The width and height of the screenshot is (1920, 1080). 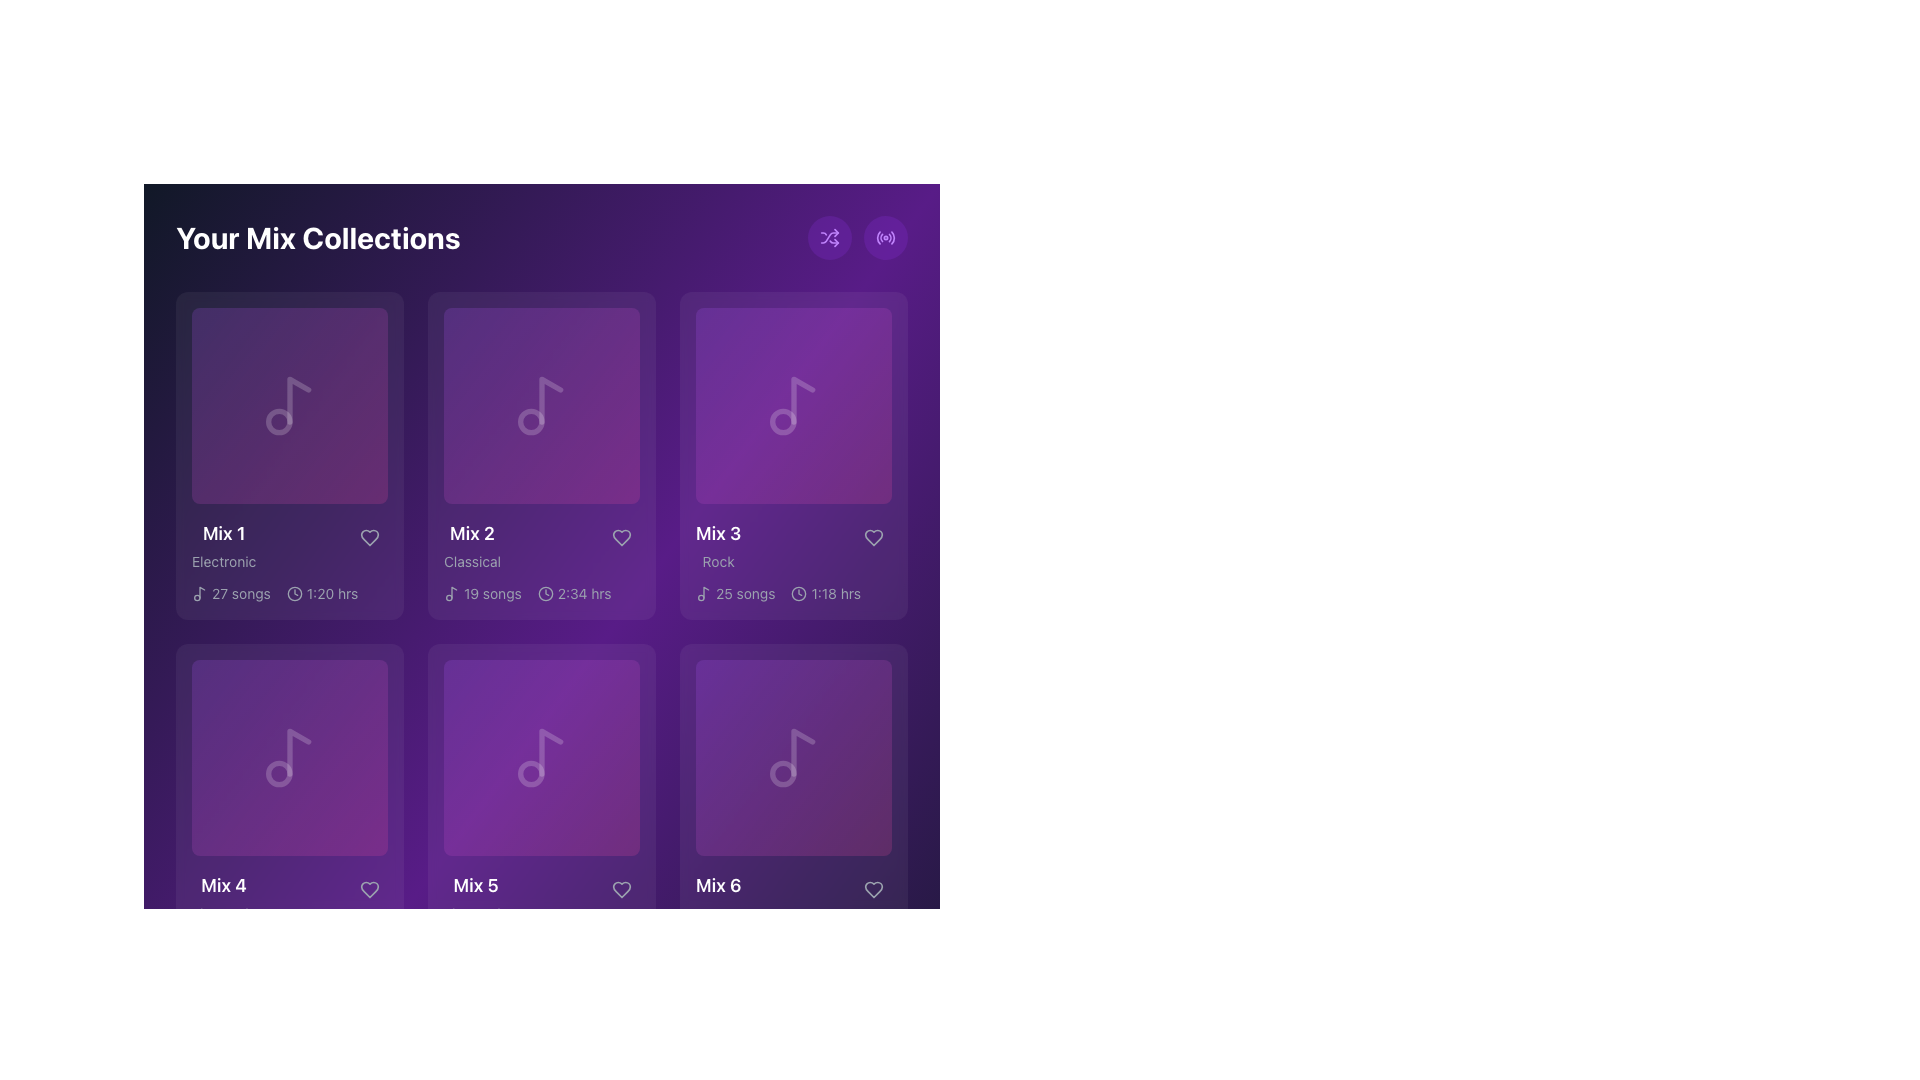 I want to click on the musical note decorative icon located in the 'Mix 4' card, which is situated in the second row, first column of the grid layout under 'Your Mix Collections', so click(x=288, y=758).